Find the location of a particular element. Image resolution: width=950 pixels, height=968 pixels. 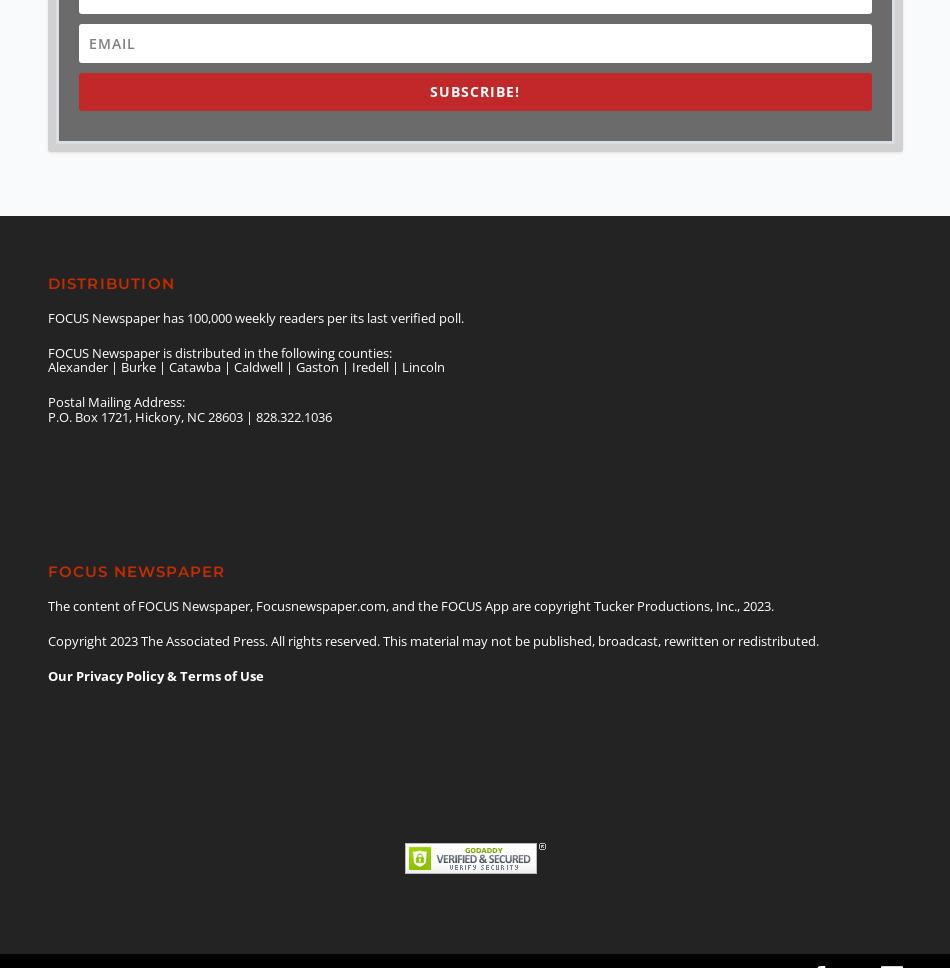

'Distribution' is located at coordinates (110, 282).